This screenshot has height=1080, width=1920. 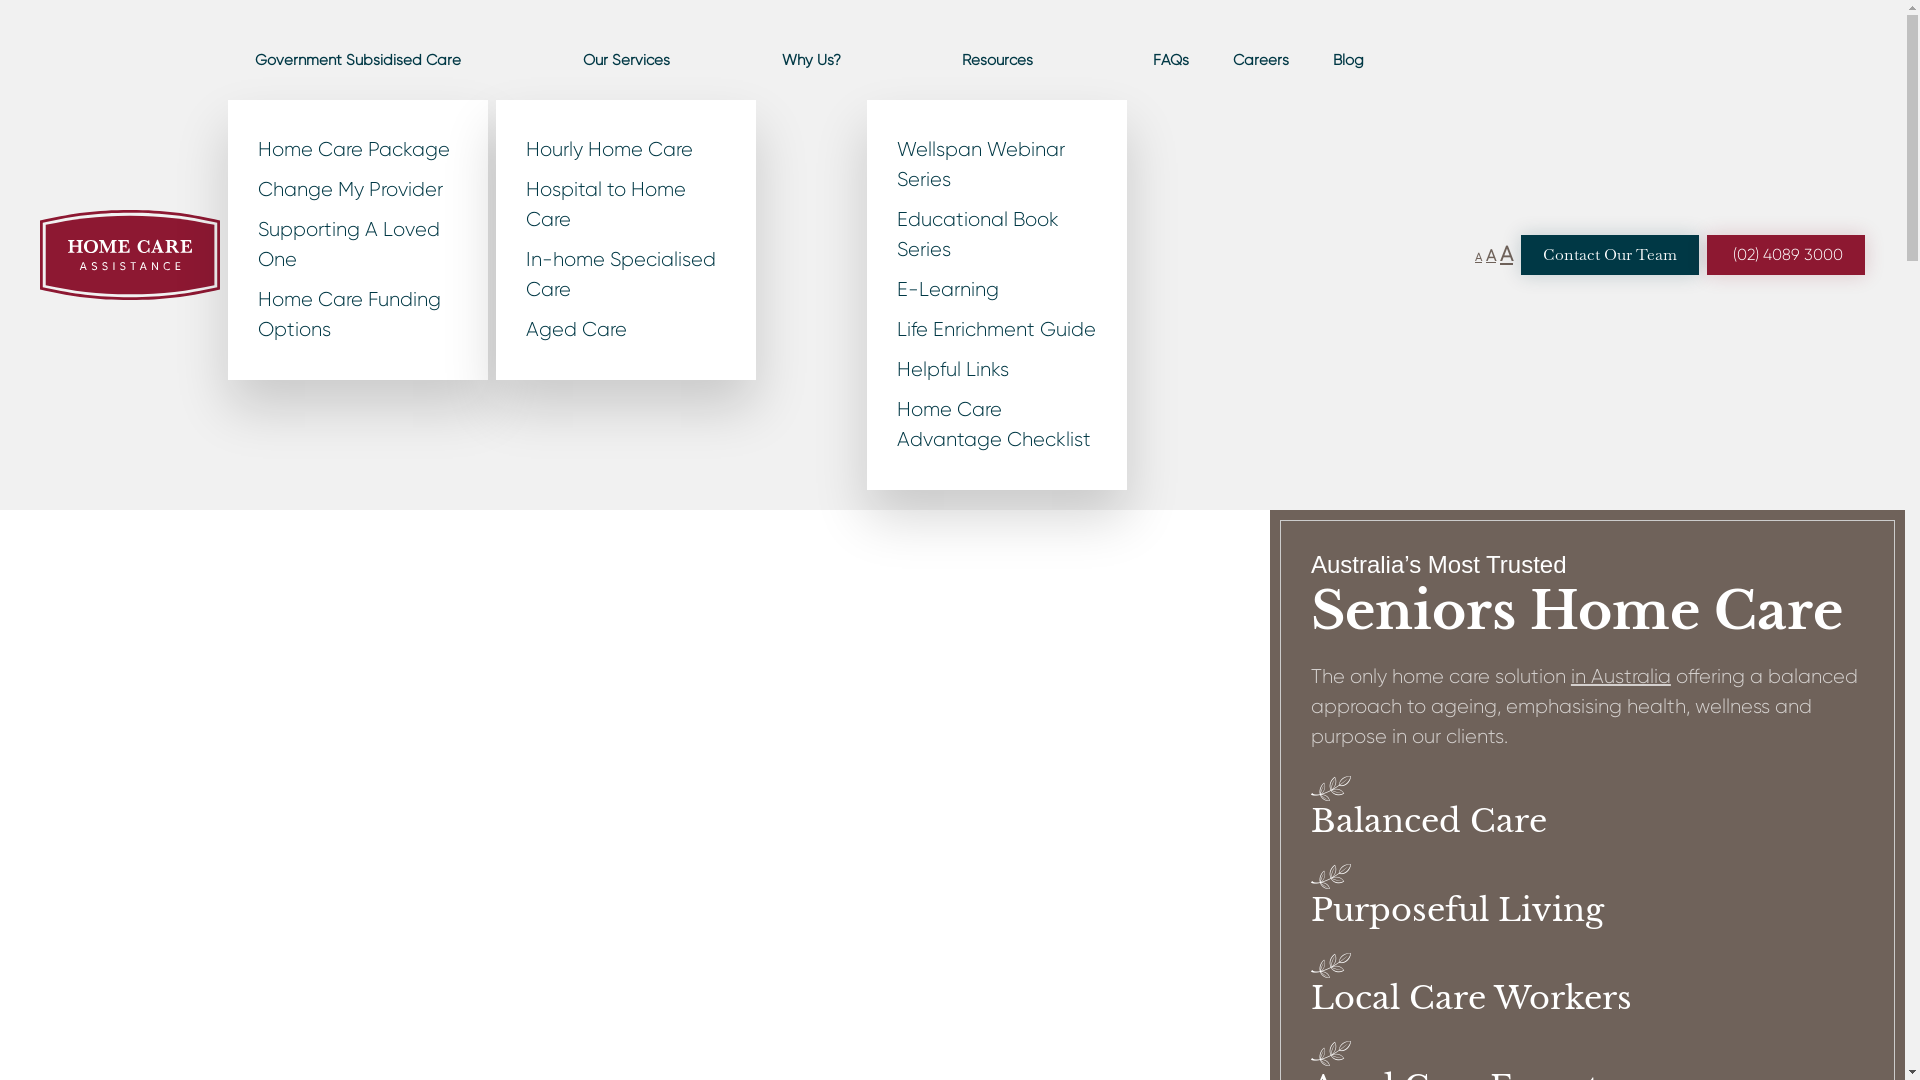 I want to click on 'Hourly Home Care', so click(x=624, y=149).